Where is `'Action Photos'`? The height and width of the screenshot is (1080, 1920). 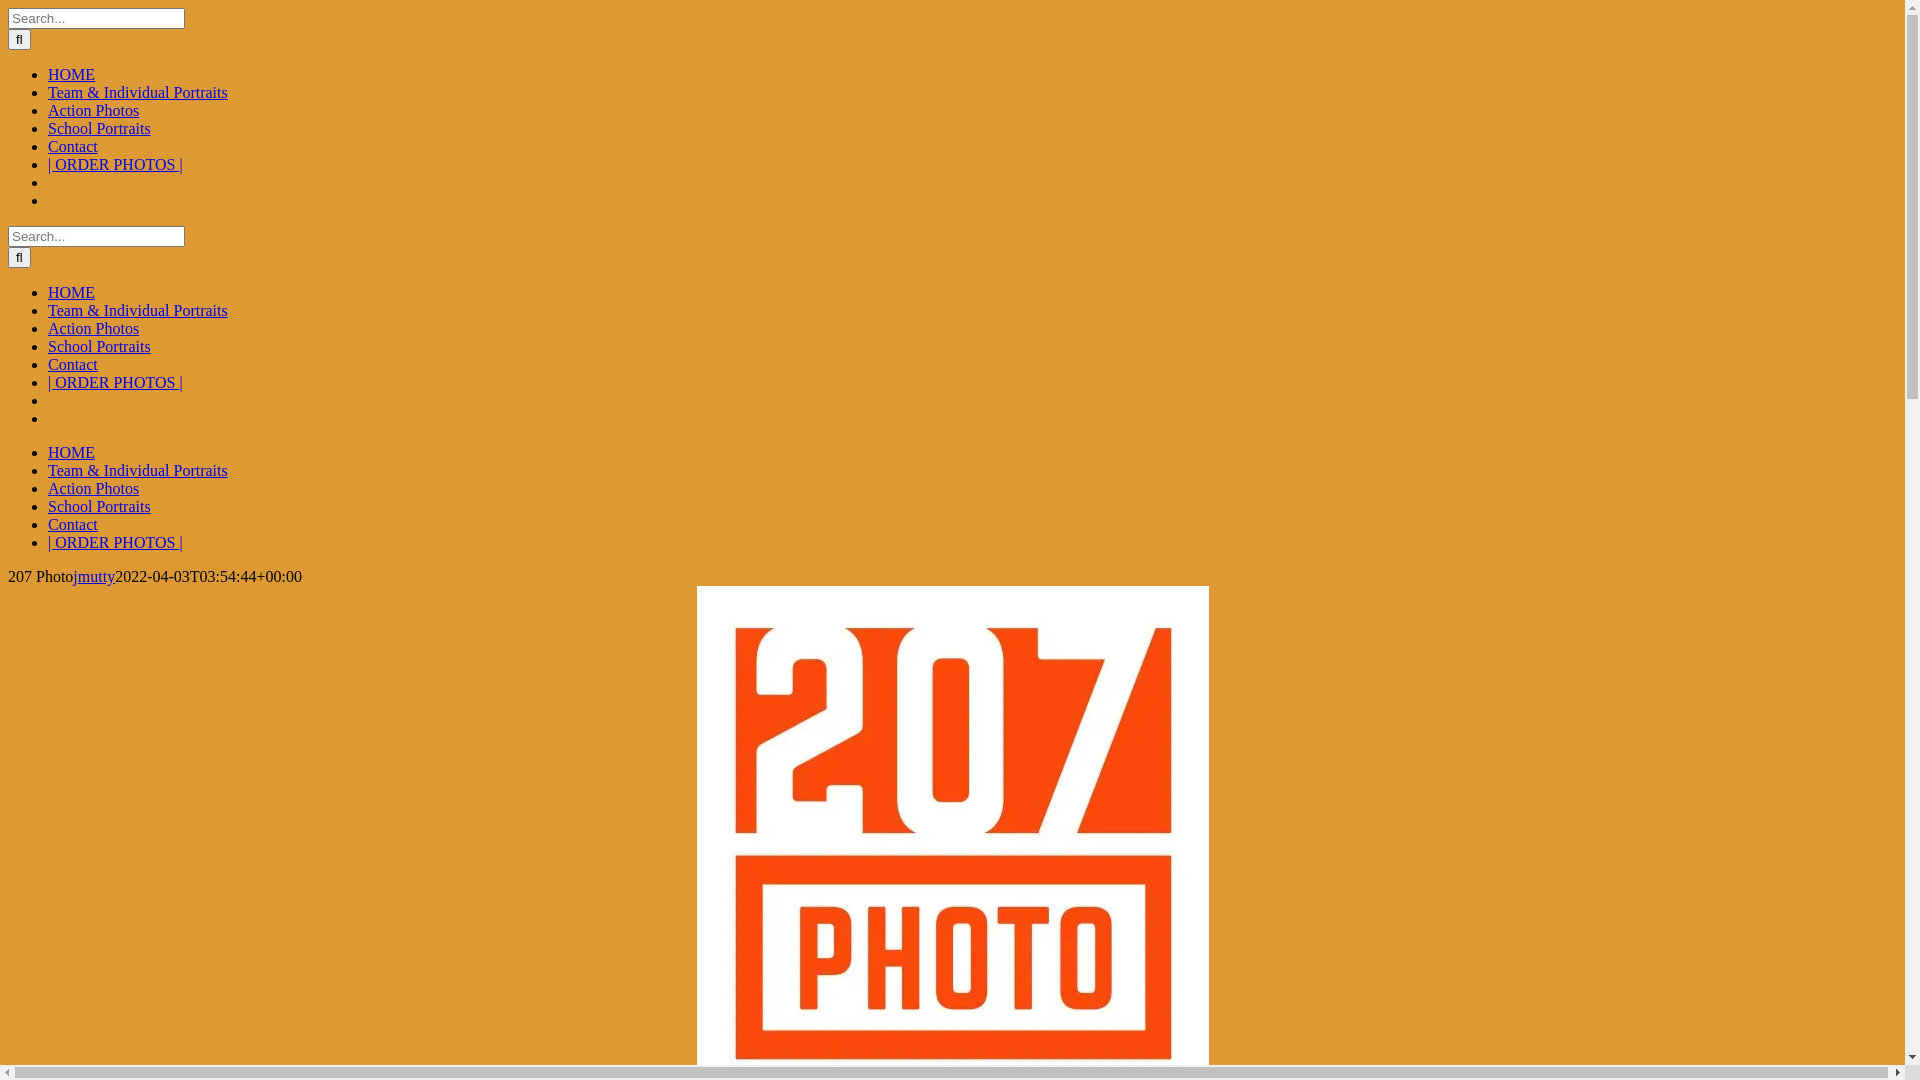
'Action Photos' is located at coordinates (92, 110).